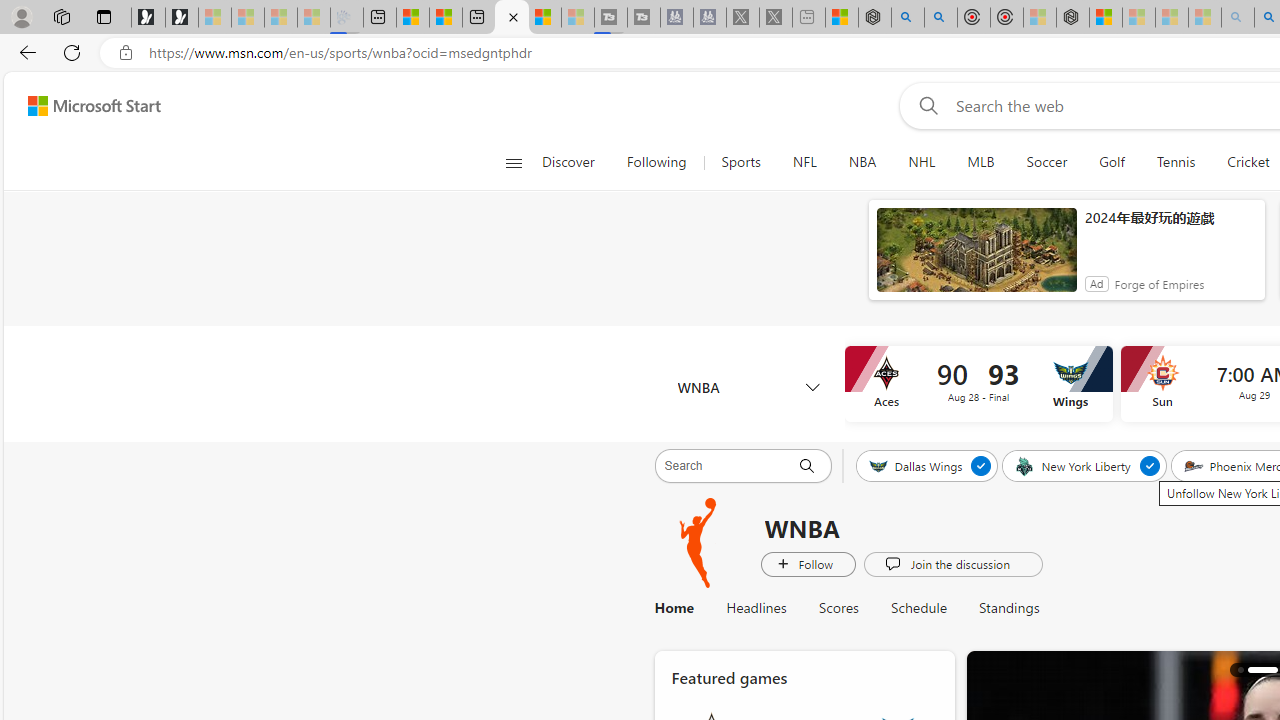 This screenshot has height=720, width=1280. Describe the element at coordinates (182, 17) in the screenshot. I see `'Newsletter Sign Up'` at that location.